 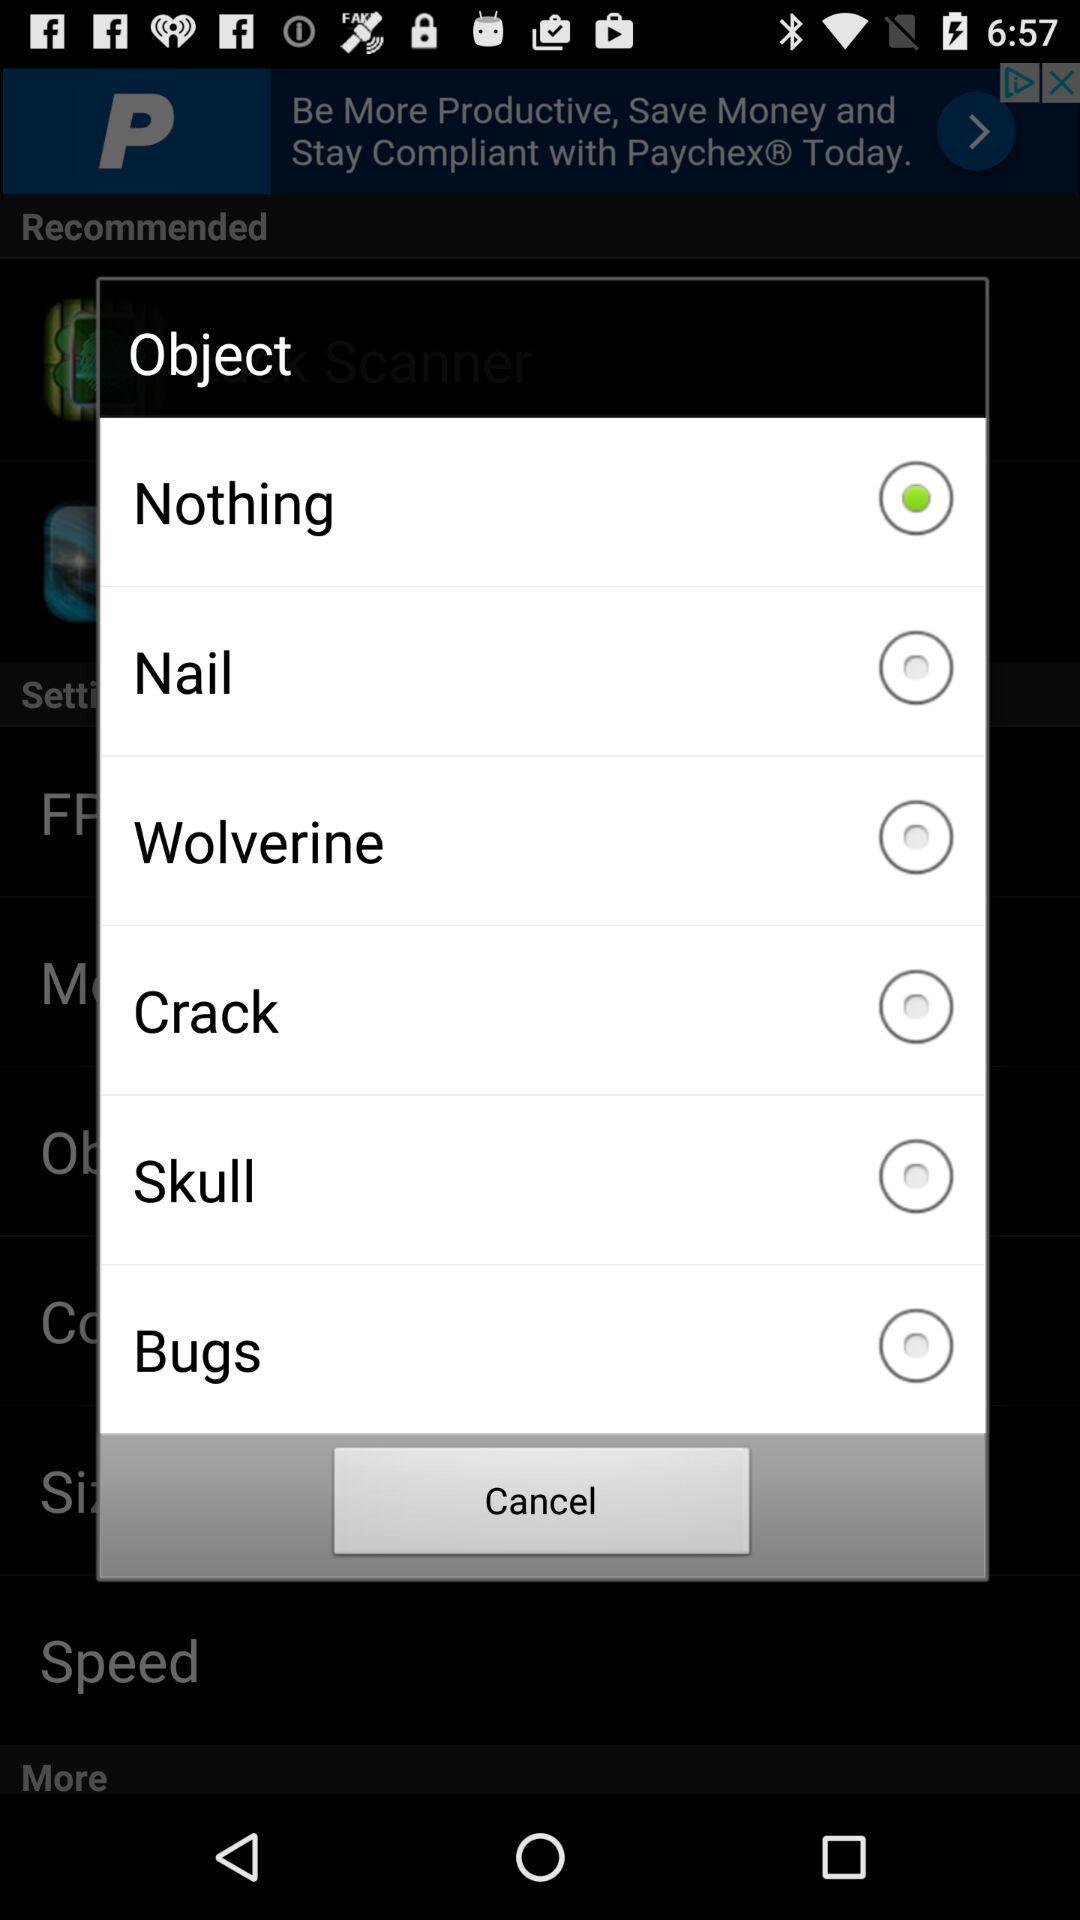 What do you see at coordinates (542, 1506) in the screenshot?
I see `checkbox below bugs item` at bounding box center [542, 1506].